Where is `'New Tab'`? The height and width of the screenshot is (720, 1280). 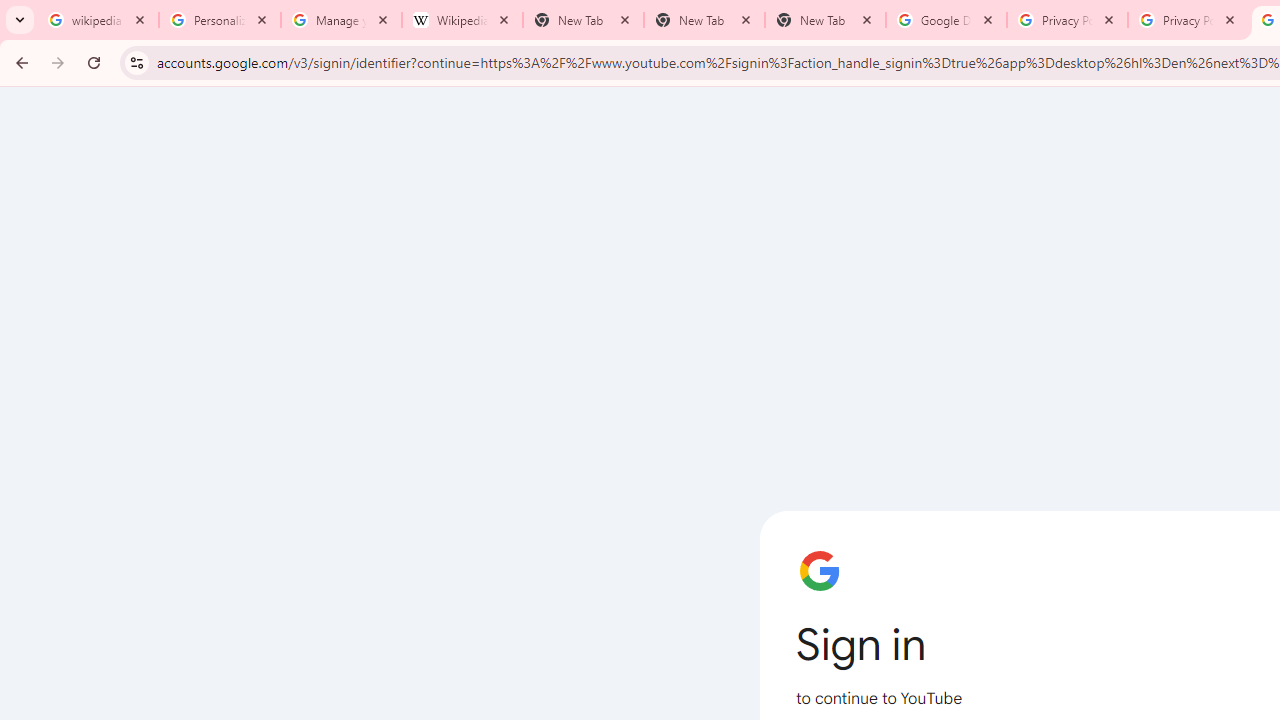
'New Tab' is located at coordinates (825, 20).